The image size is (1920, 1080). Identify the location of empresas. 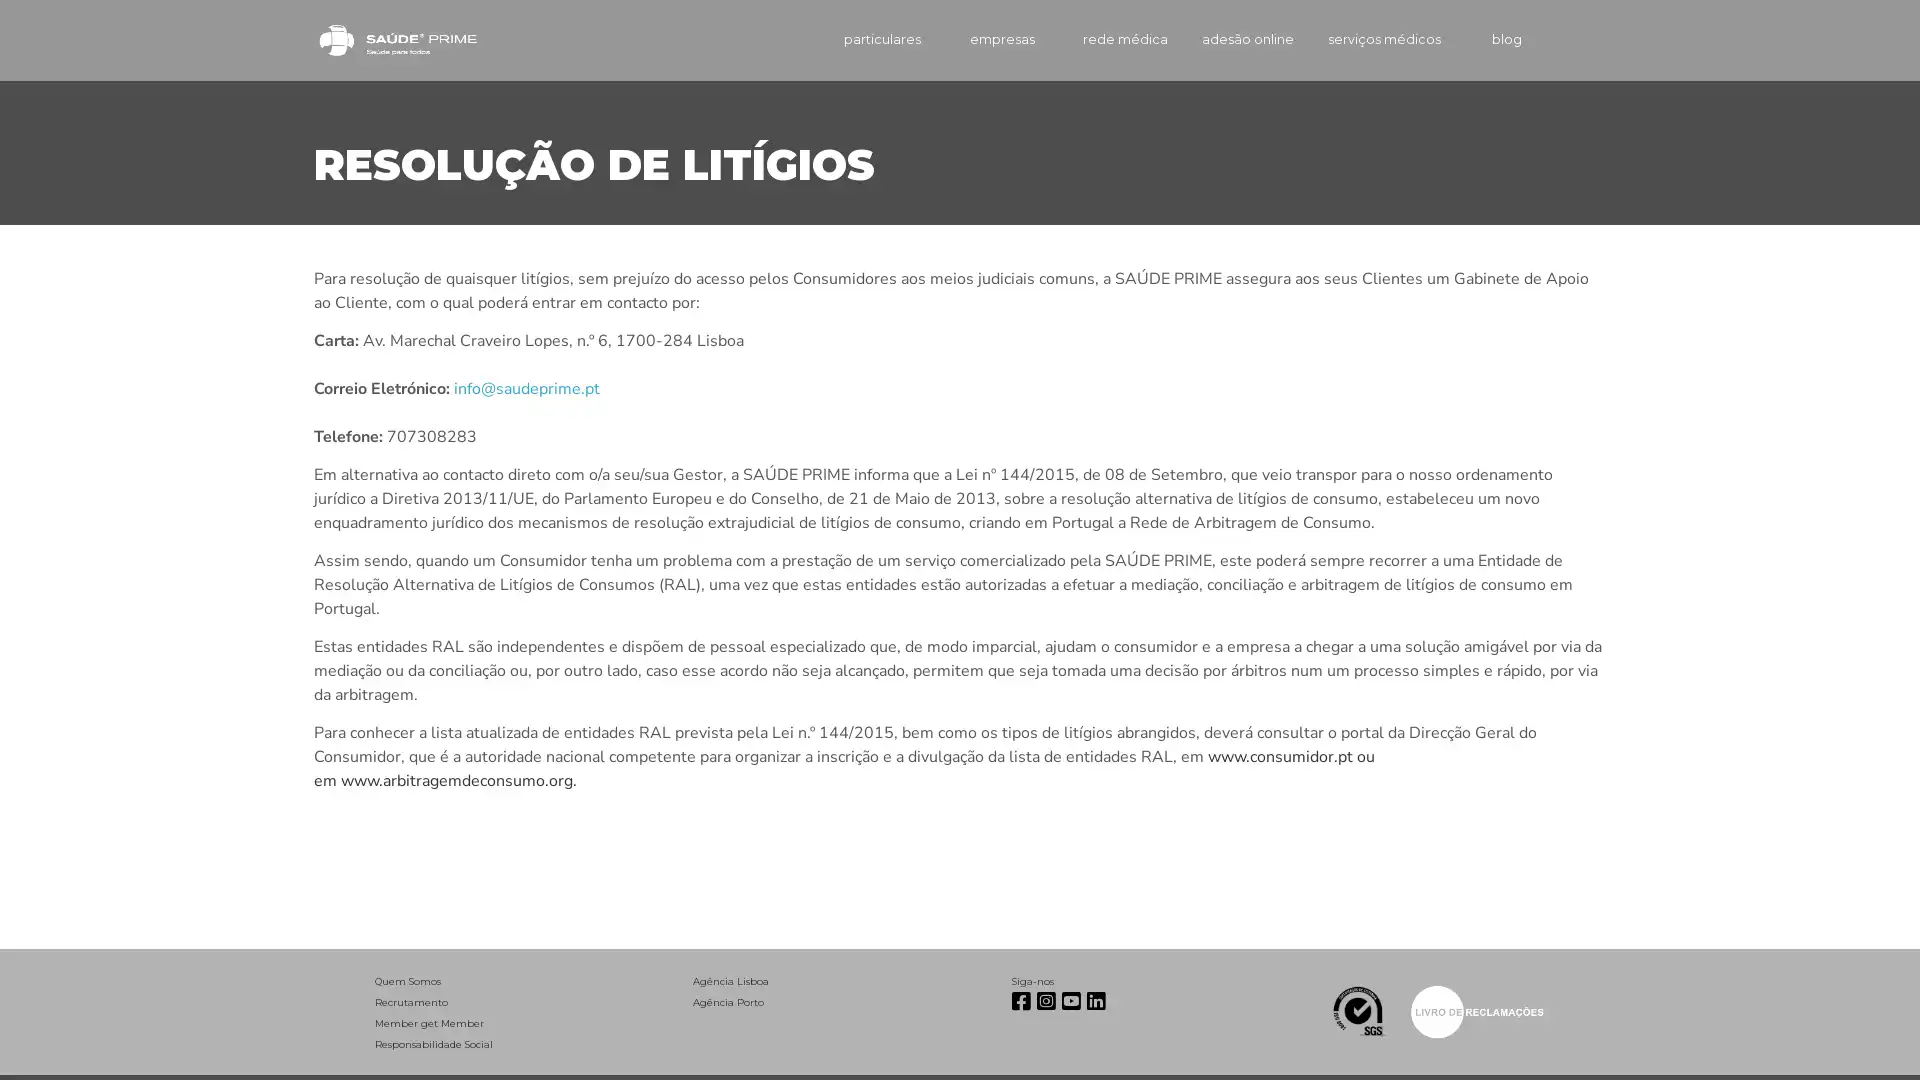
(974, 39).